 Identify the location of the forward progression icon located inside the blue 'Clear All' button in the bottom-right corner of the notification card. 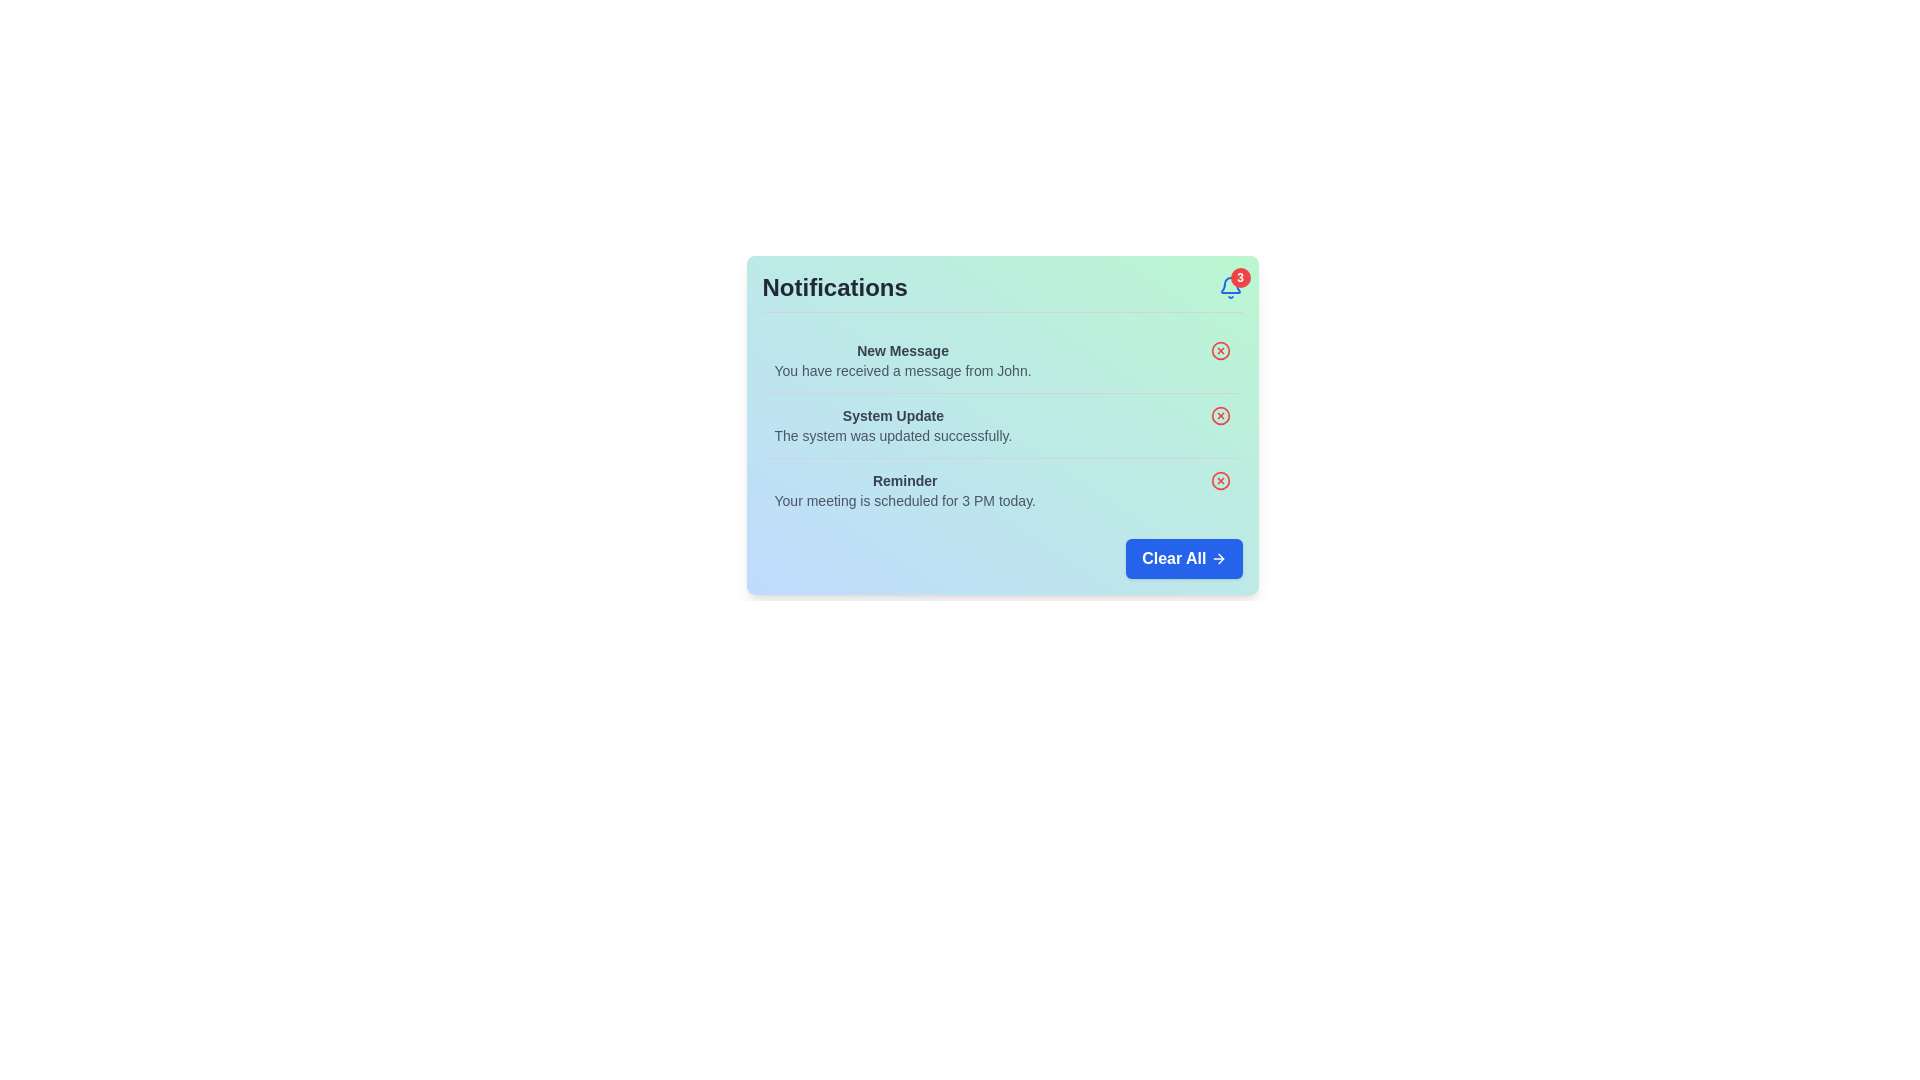
(1217, 559).